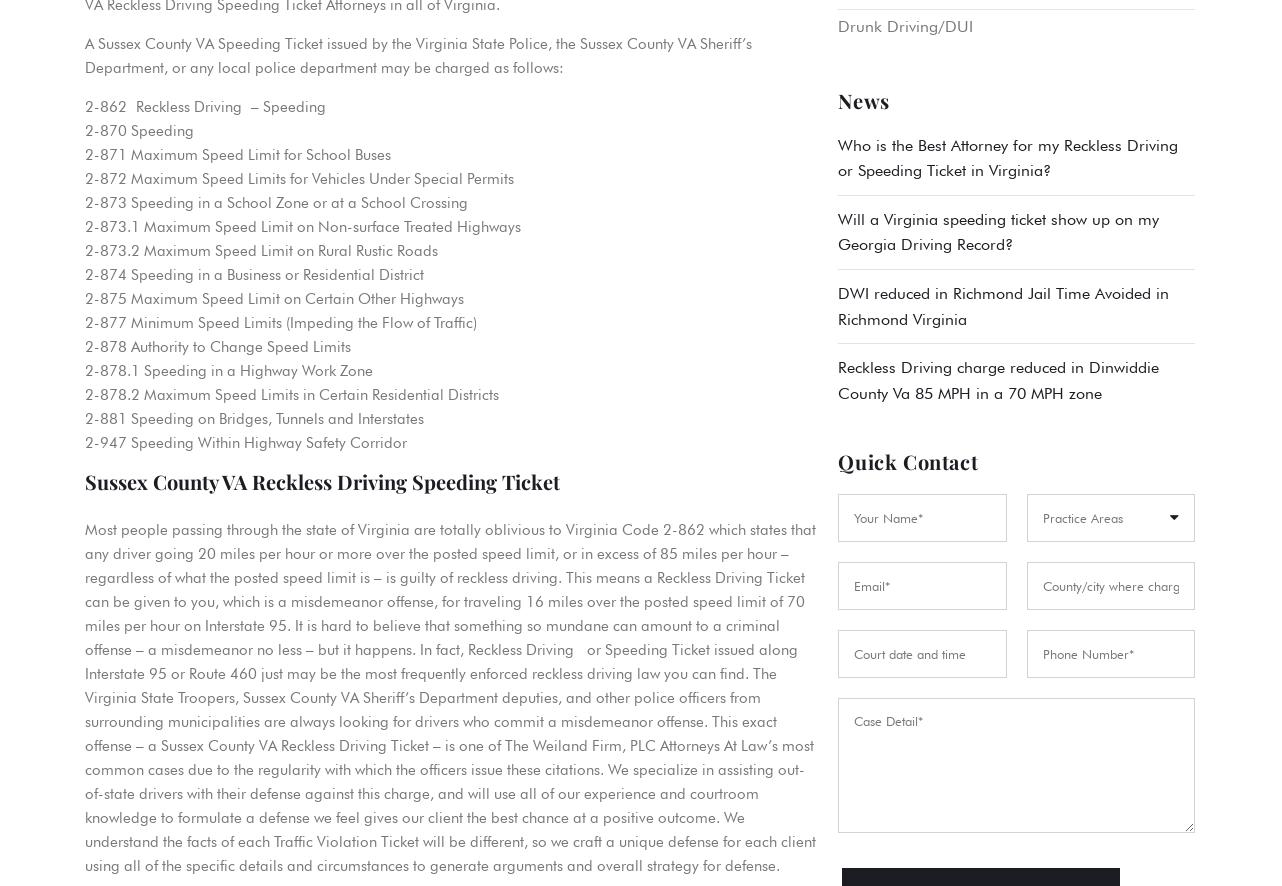  Describe the element at coordinates (997, 230) in the screenshot. I see `'Will a Virginia speeding ticket show up on my Georgia Driving Record?'` at that location.